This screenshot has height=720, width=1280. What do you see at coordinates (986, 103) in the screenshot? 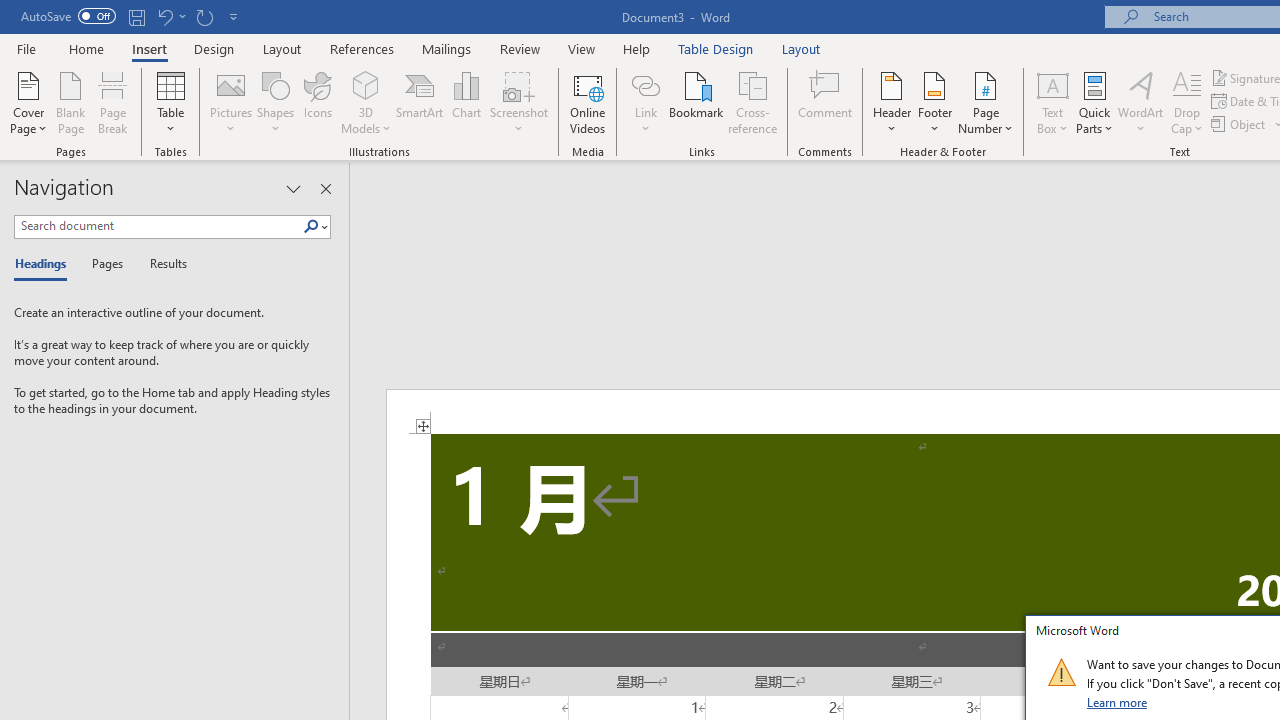
I see `'Page Number'` at bounding box center [986, 103].